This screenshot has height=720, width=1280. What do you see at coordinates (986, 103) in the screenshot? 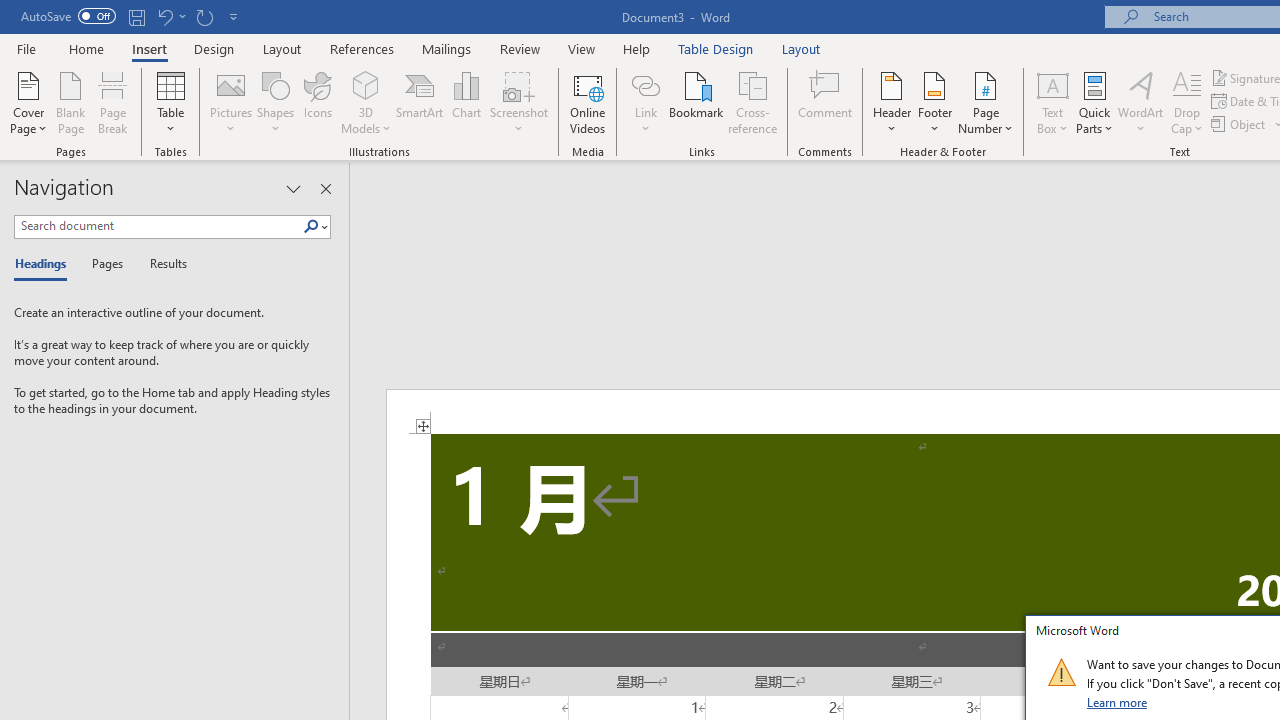
I see `'Page Number'` at bounding box center [986, 103].